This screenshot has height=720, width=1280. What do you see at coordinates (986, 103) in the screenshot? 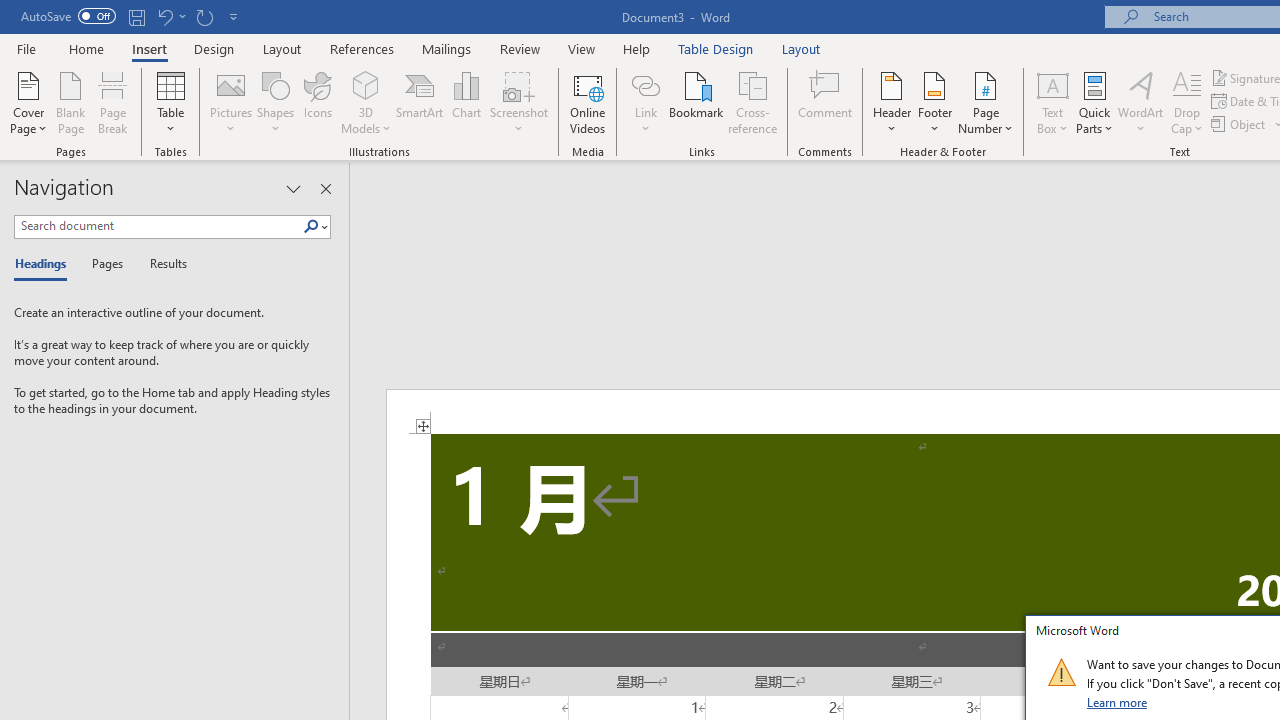
I see `'Page Number'` at bounding box center [986, 103].